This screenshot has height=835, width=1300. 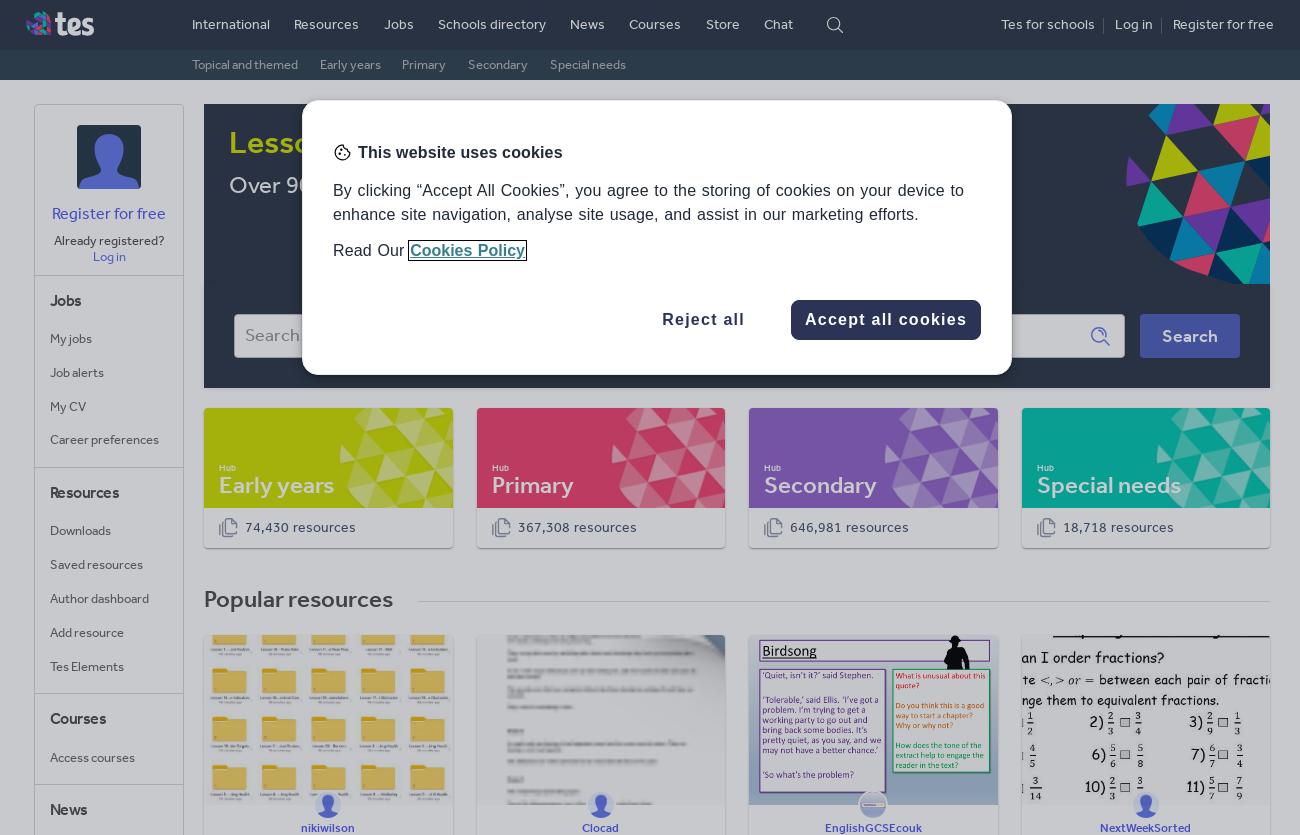 What do you see at coordinates (776, 24) in the screenshot?
I see `'Chat'` at bounding box center [776, 24].